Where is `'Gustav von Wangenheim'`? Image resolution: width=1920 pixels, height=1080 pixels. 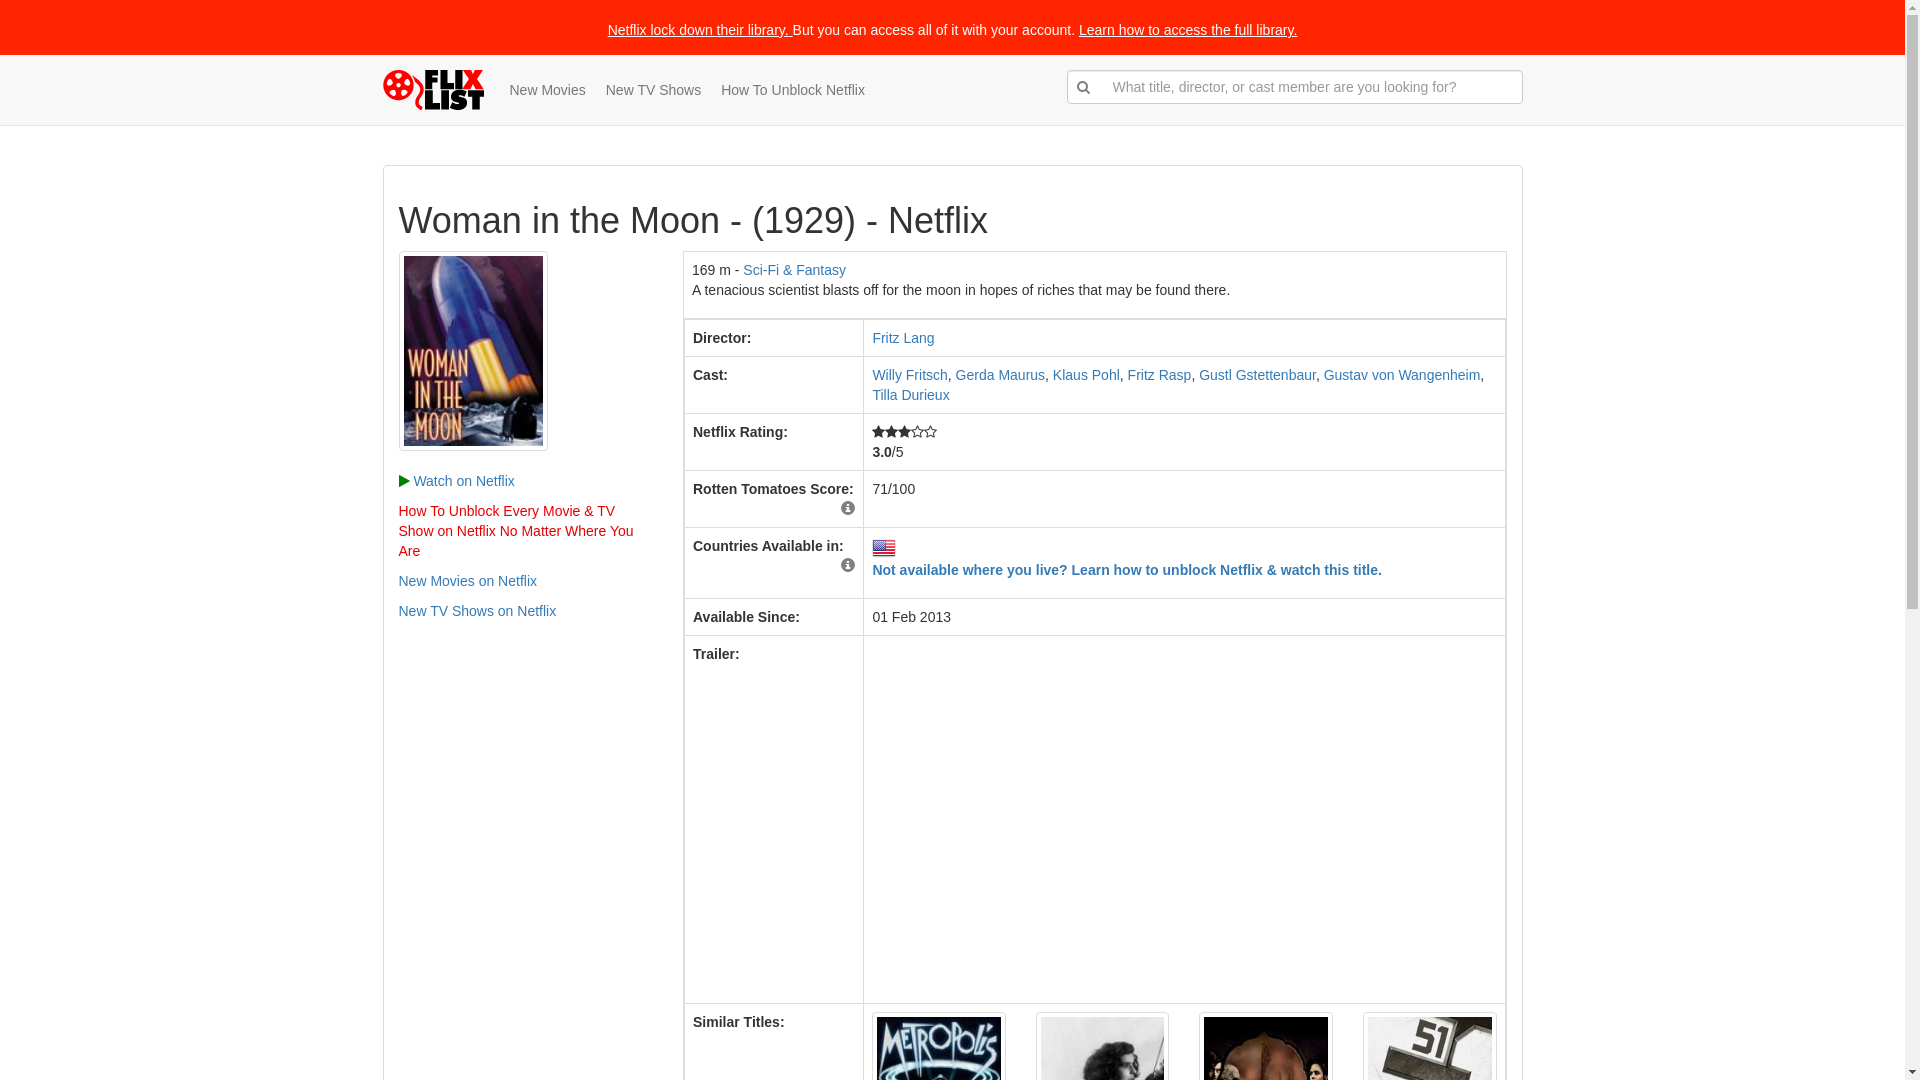
'Gustav von Wangenheim' is located at coordinates (1401, 374).